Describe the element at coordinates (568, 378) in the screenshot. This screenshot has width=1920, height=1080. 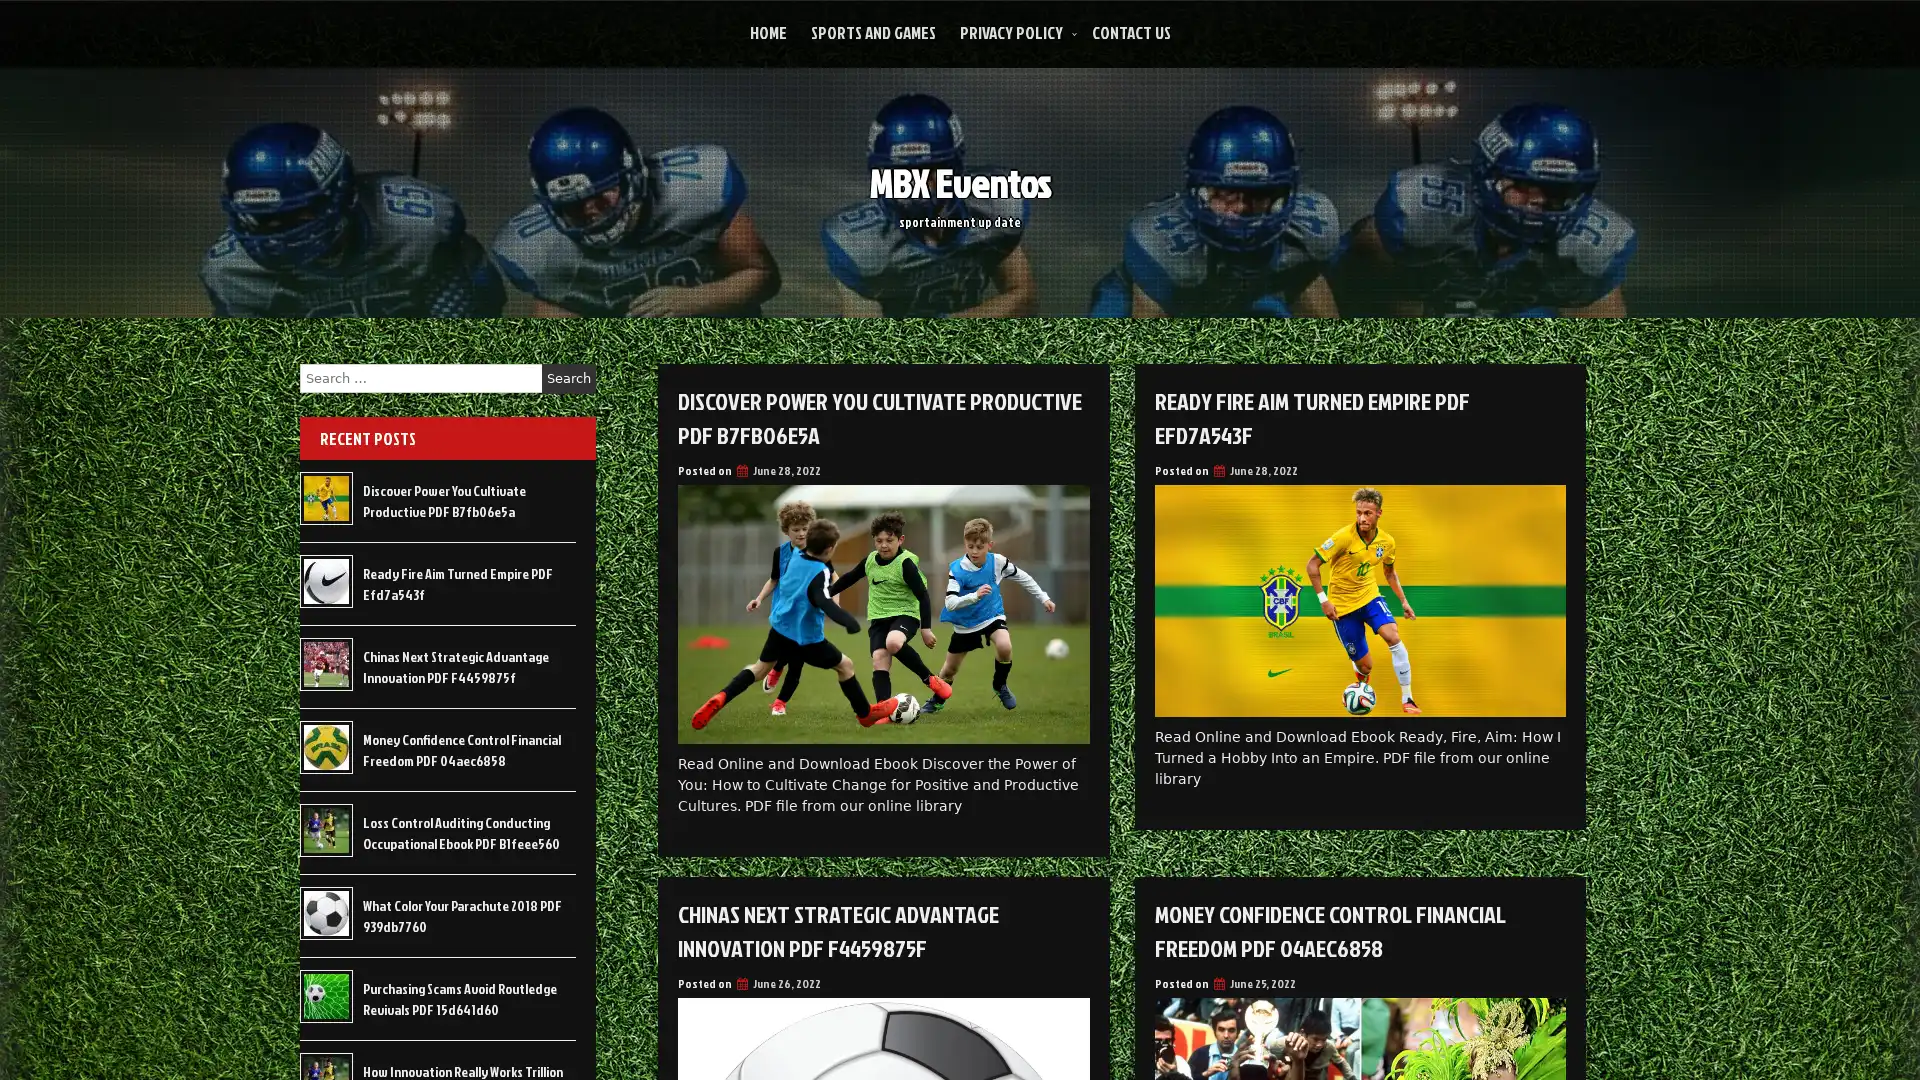
I see `Search` at that location.